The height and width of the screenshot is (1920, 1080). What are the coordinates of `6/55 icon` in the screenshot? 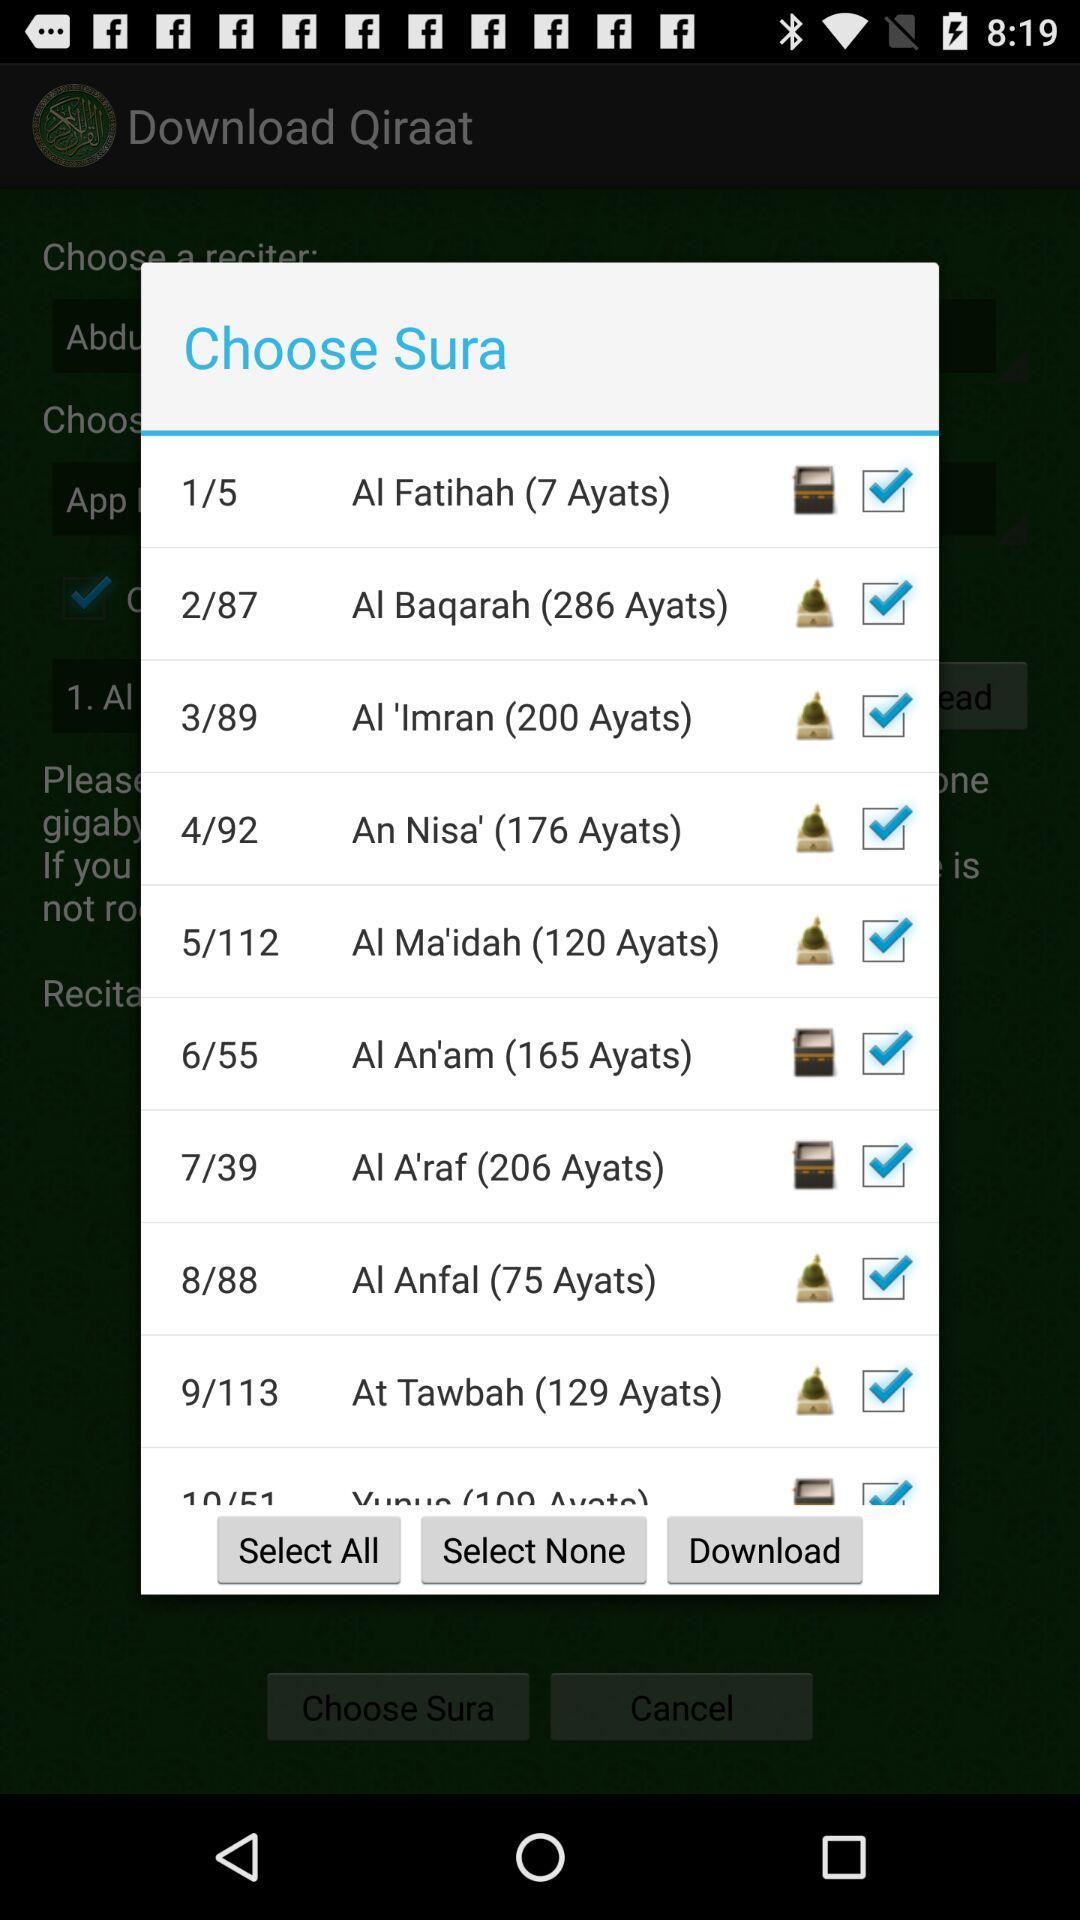 It's located at (252, 1052).